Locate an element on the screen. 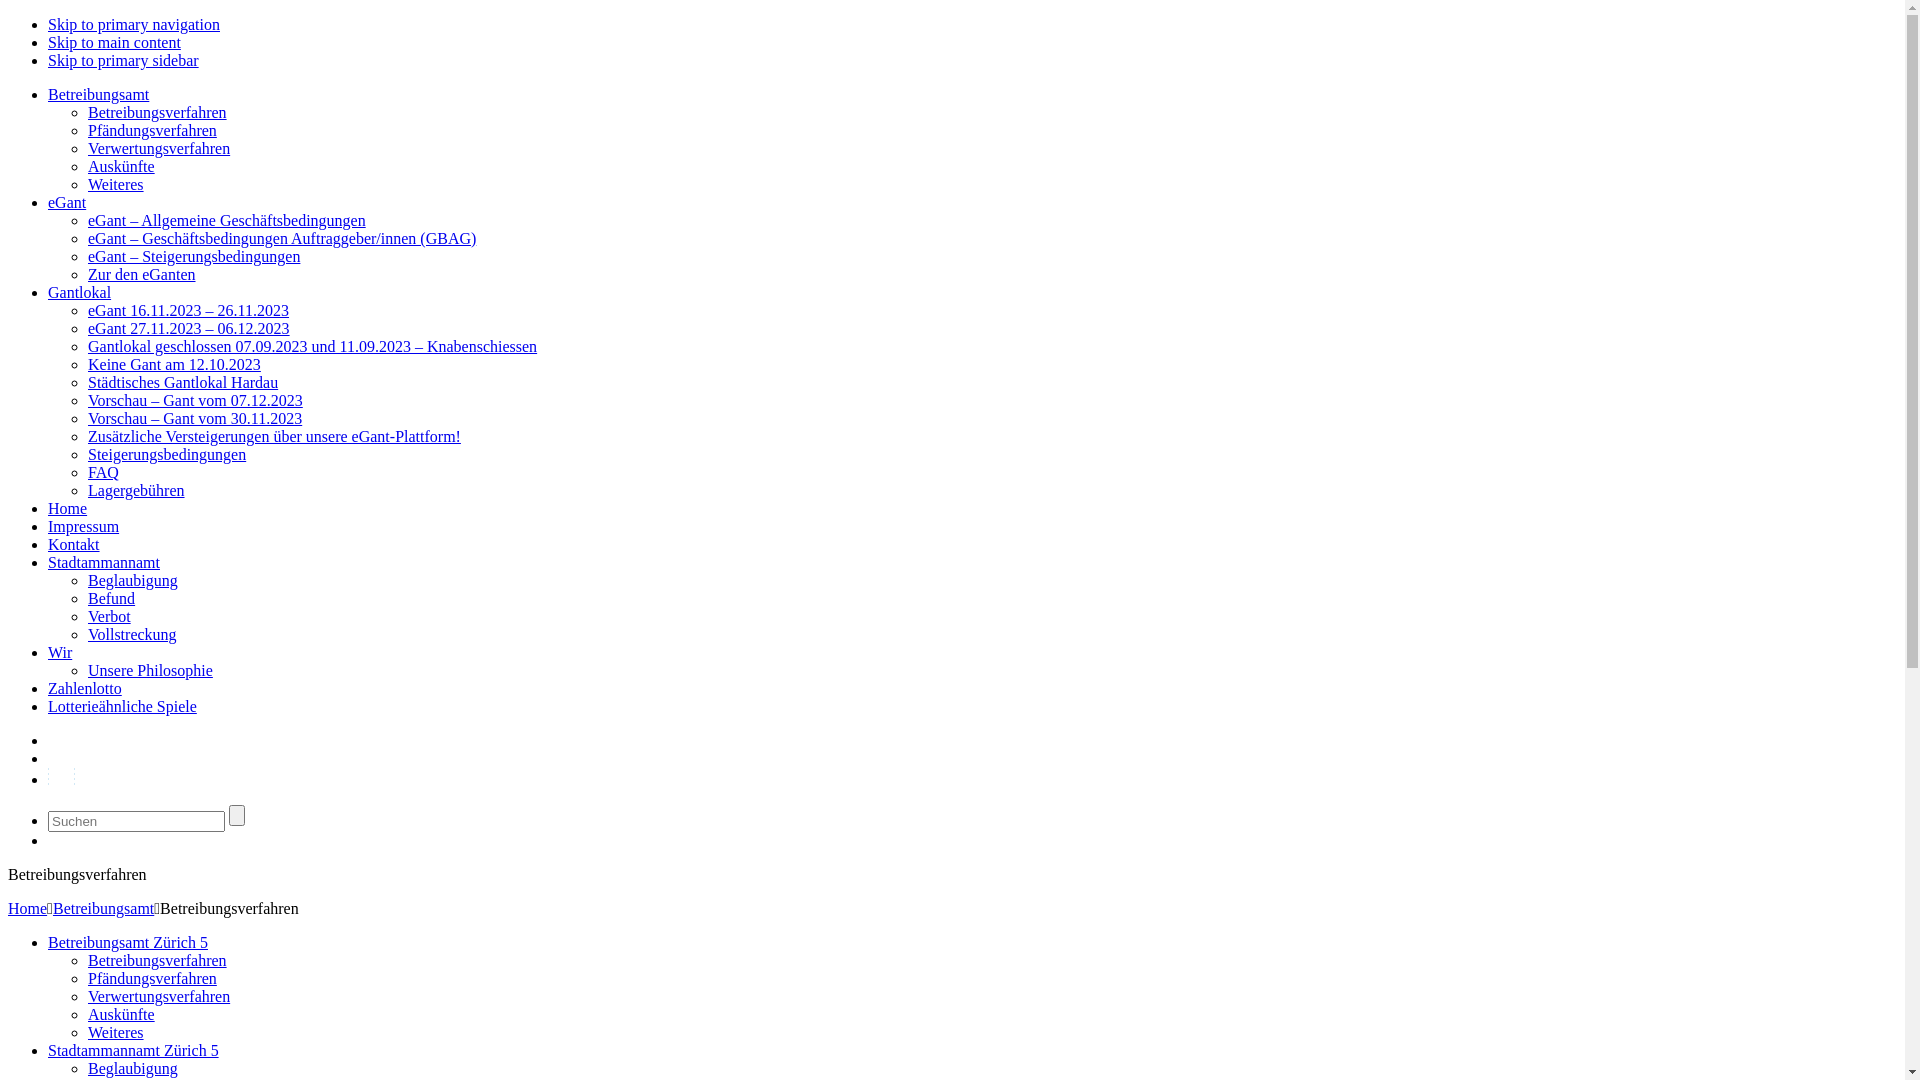 Image resolution: width=1920 pixels, height=1080 pixels. 'Skip to primary navigation' is located at coordinates (133, 24).